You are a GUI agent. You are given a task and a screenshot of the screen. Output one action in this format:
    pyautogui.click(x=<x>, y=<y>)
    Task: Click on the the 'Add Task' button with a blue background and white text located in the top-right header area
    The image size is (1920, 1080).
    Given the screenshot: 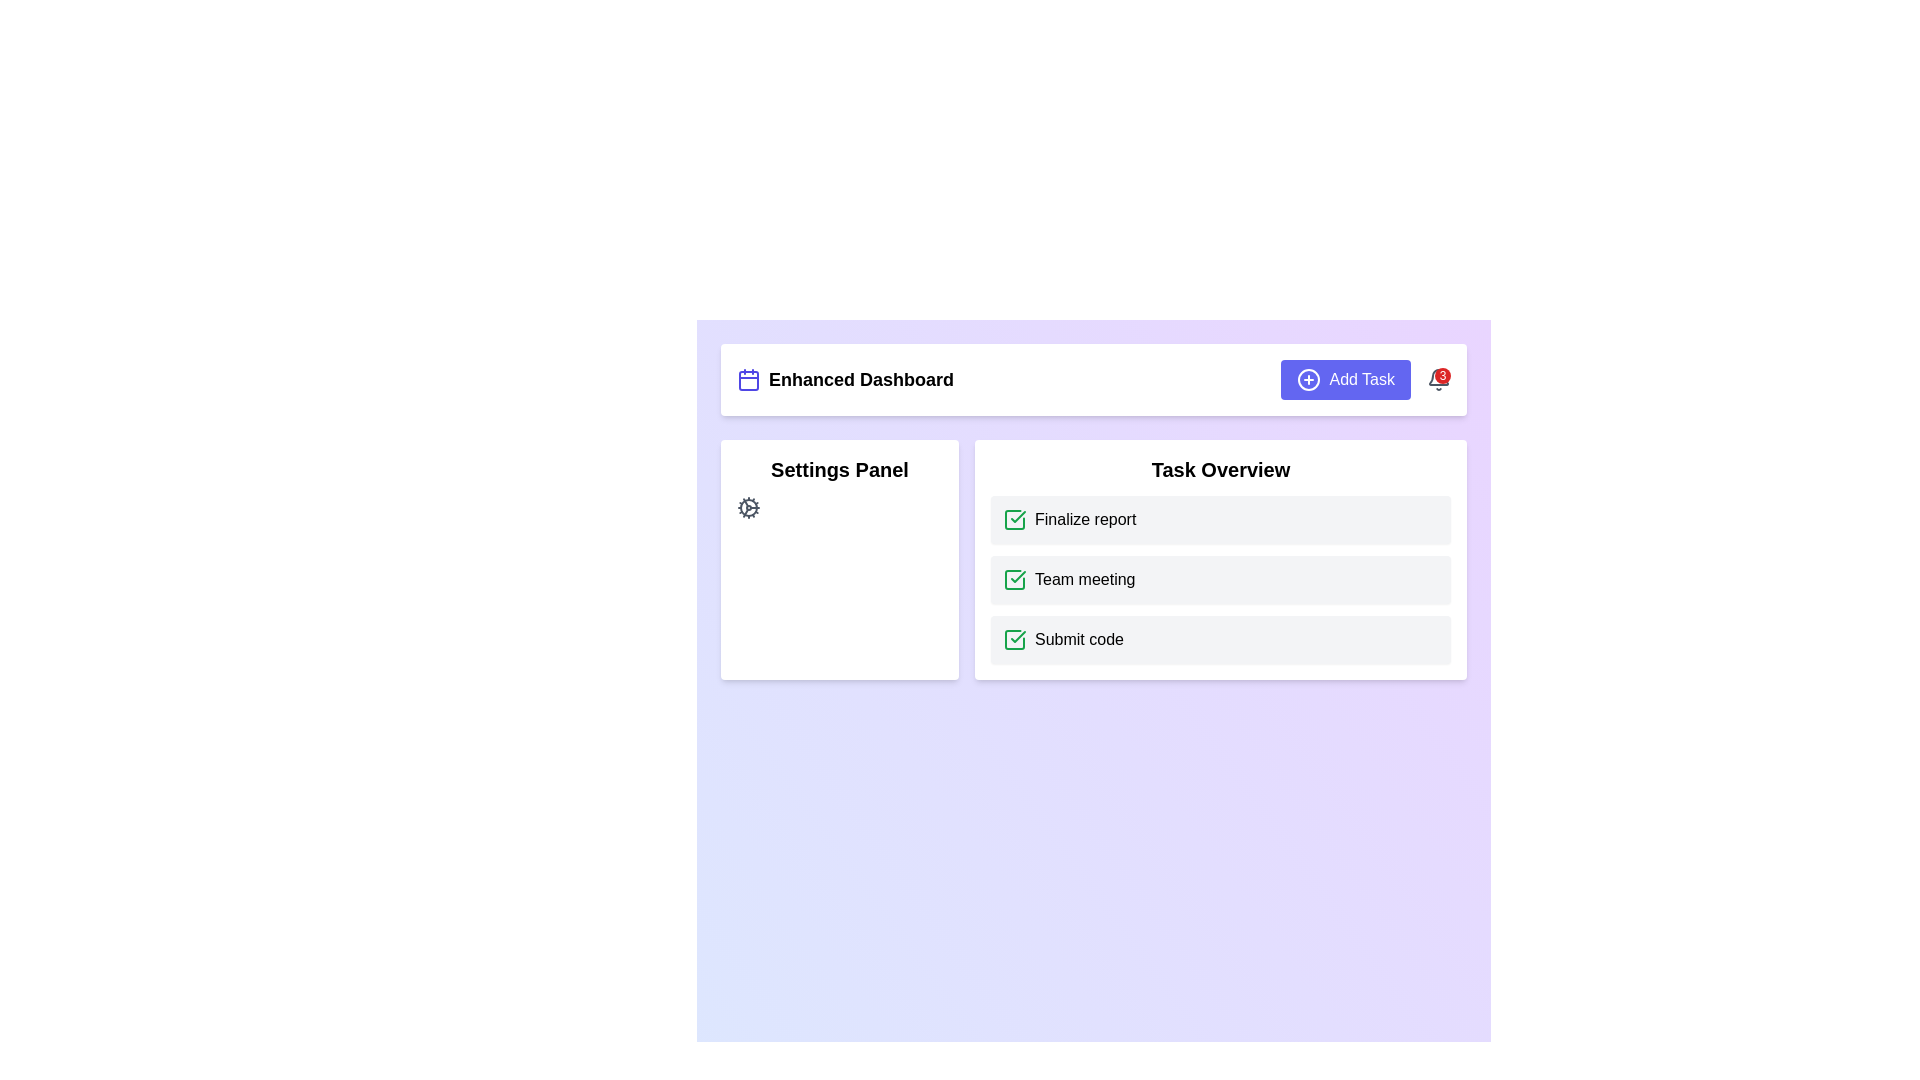 What is the action you would take?
    pyautogui.click(x=1365, y=380)
    